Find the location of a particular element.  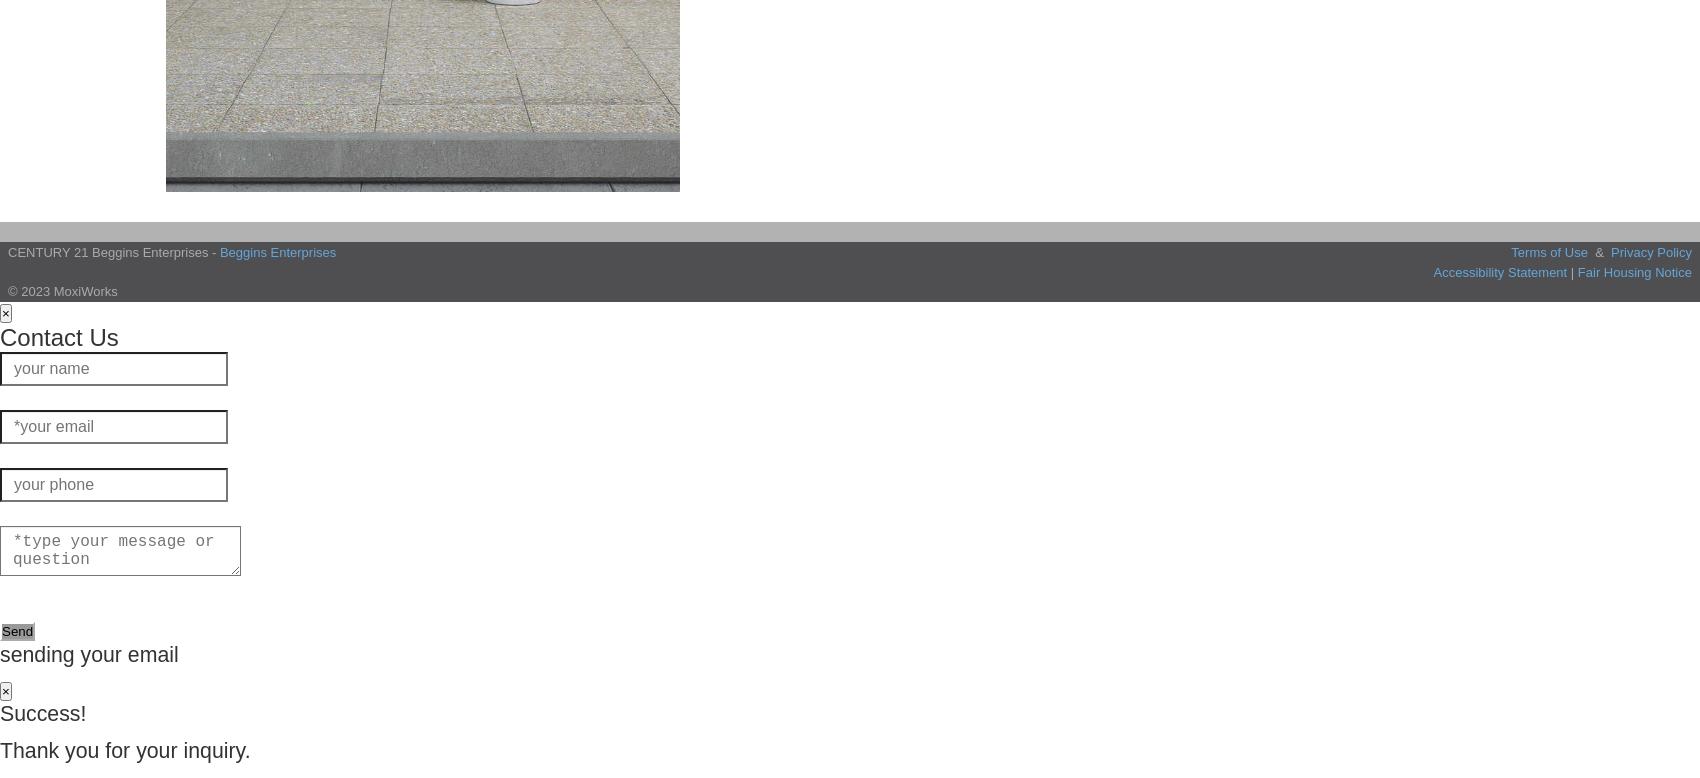

'Accessibility Statement' is located at coordinates (1431, 271).